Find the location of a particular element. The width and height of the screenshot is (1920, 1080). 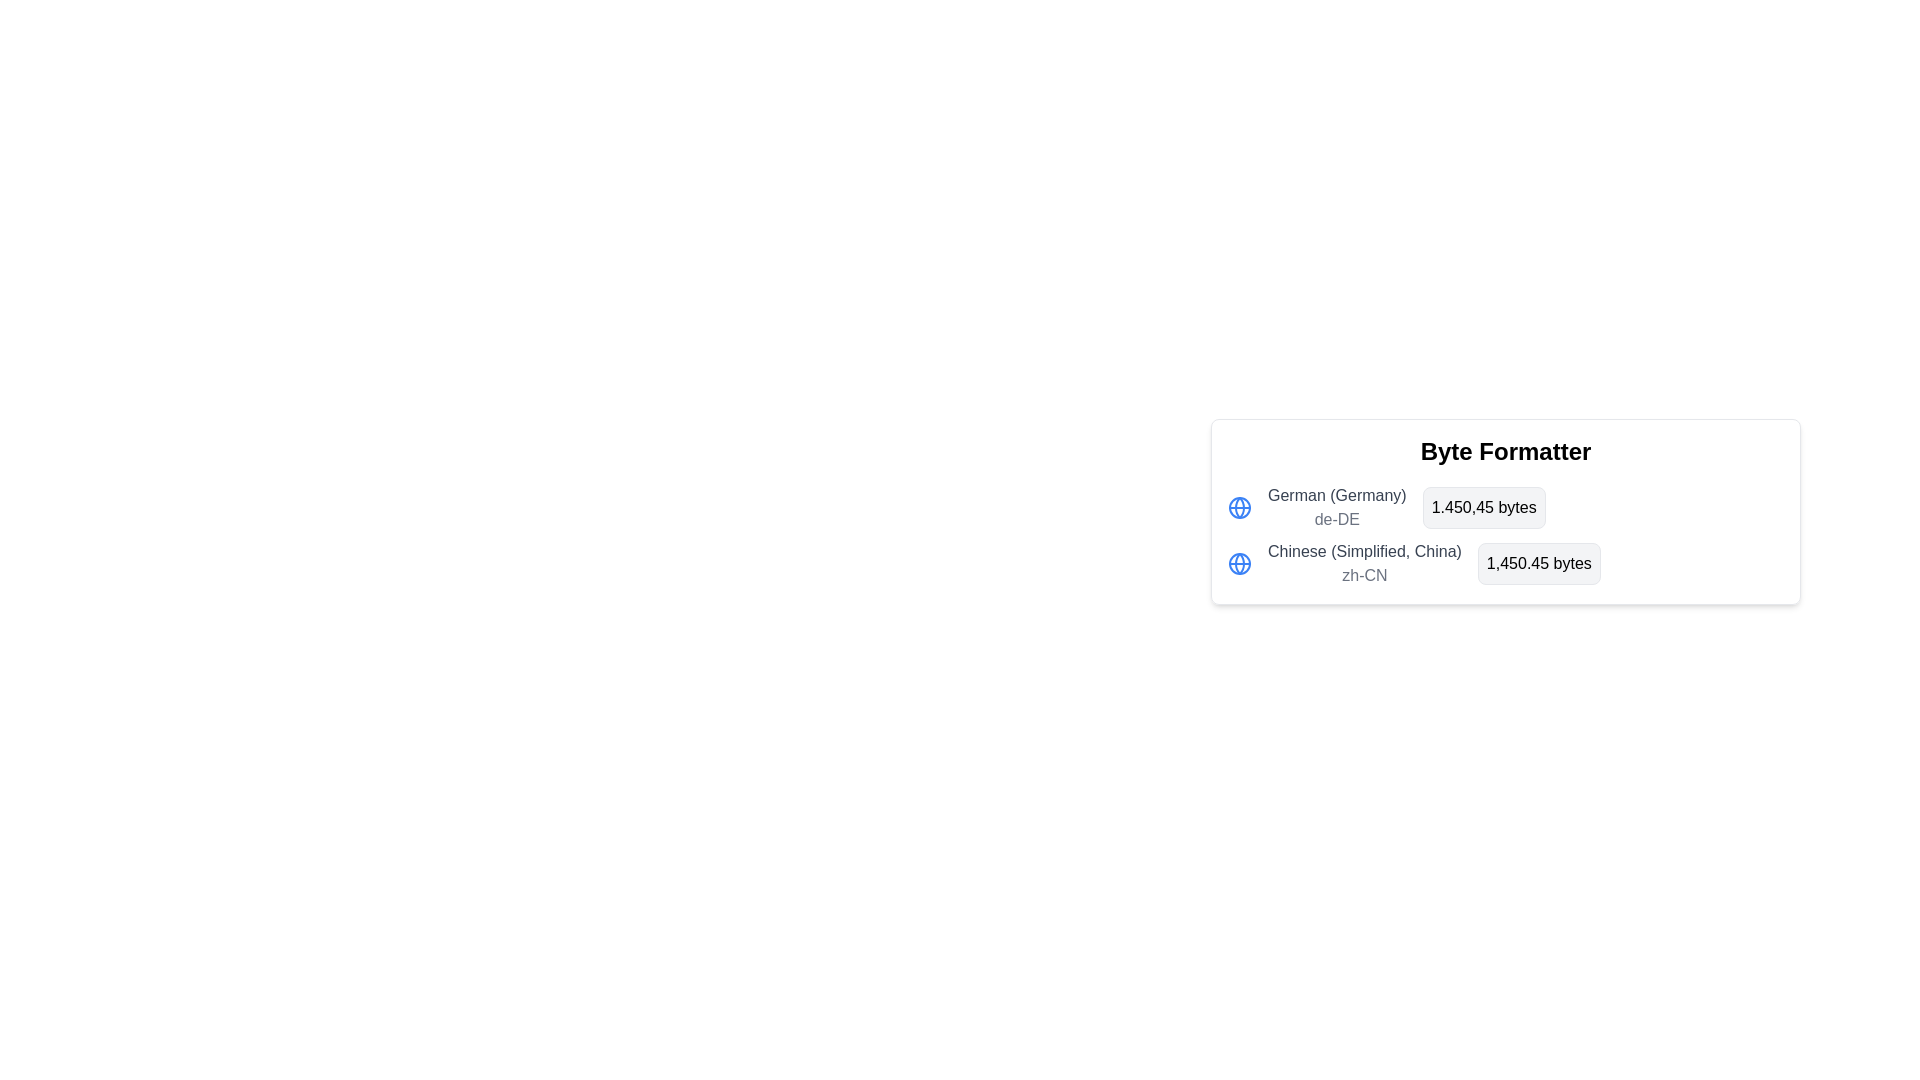

the blue circular SVG element located at the center of the globe icon is located at coordinates (1238, 507).